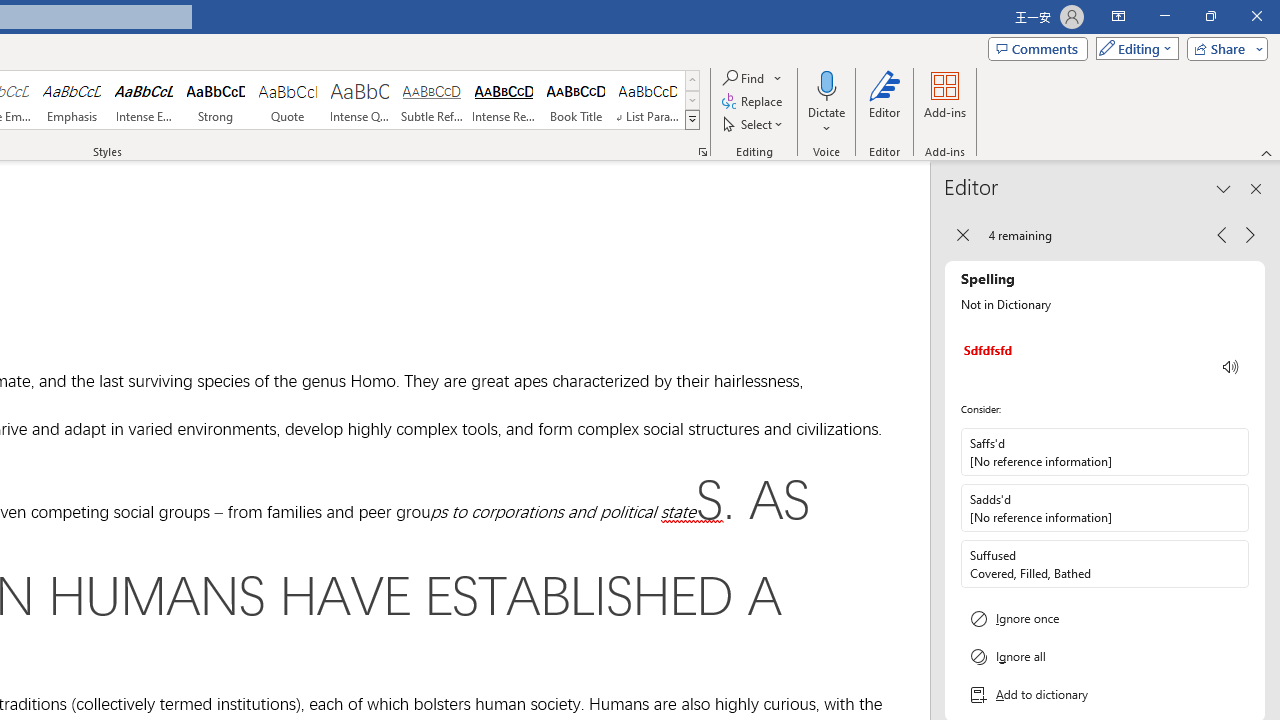 Image resolution: width=1280 pixels, height=720 pixels. I want to click on 'Mode', so click(1133, 47).